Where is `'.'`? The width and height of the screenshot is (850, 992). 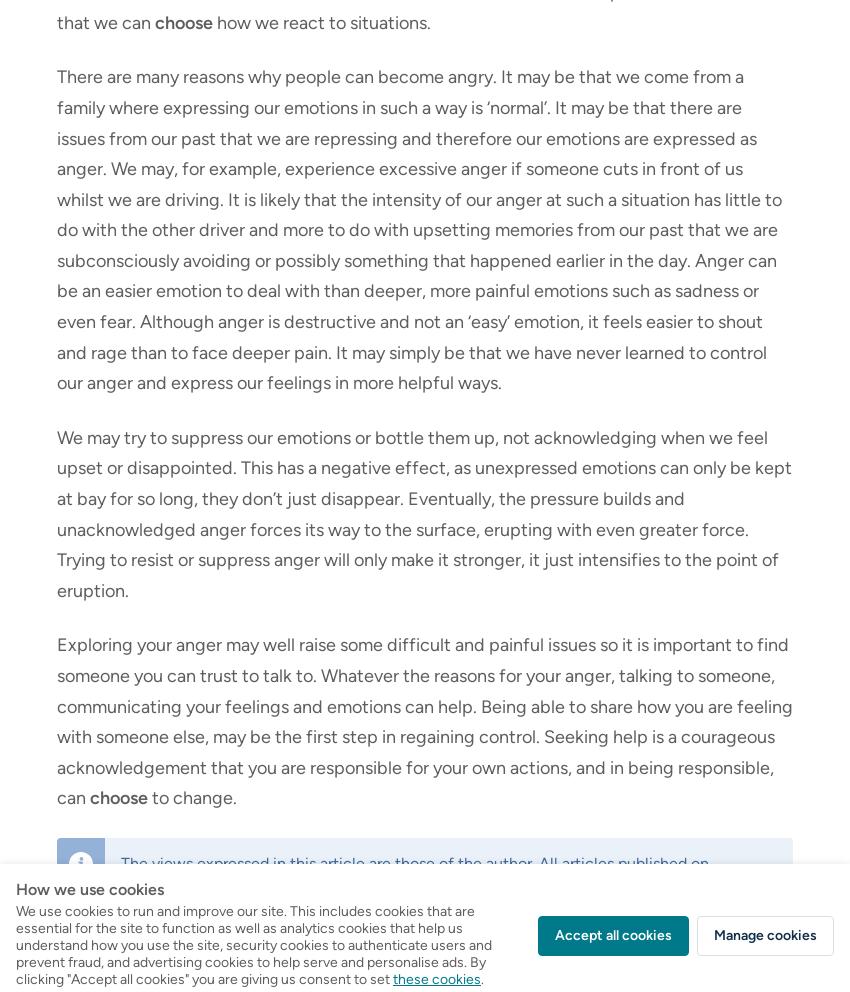
'.' is located at coordinates (523, 883).